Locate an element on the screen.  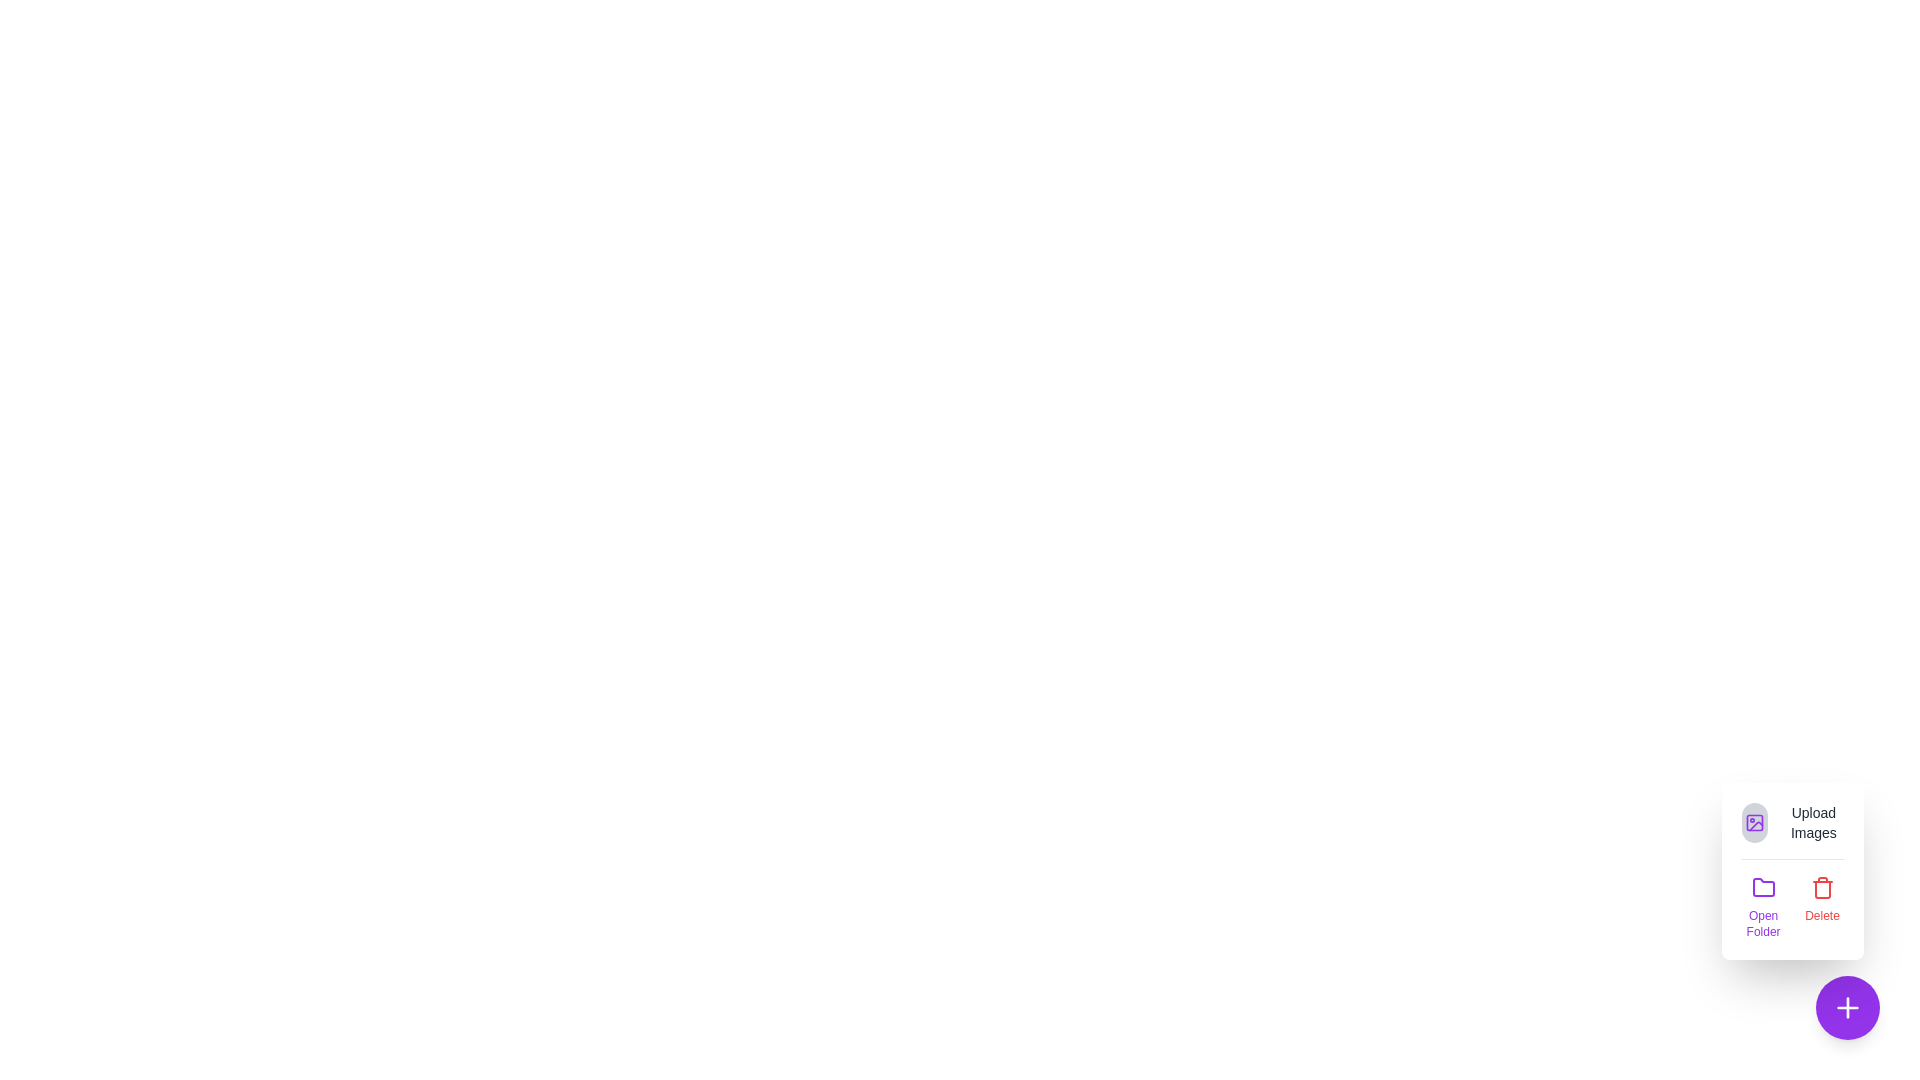
the 'Upload Images' button located in the top-left section of the grouped panel to initiate the upload process is located at coordinates (1793, 822).